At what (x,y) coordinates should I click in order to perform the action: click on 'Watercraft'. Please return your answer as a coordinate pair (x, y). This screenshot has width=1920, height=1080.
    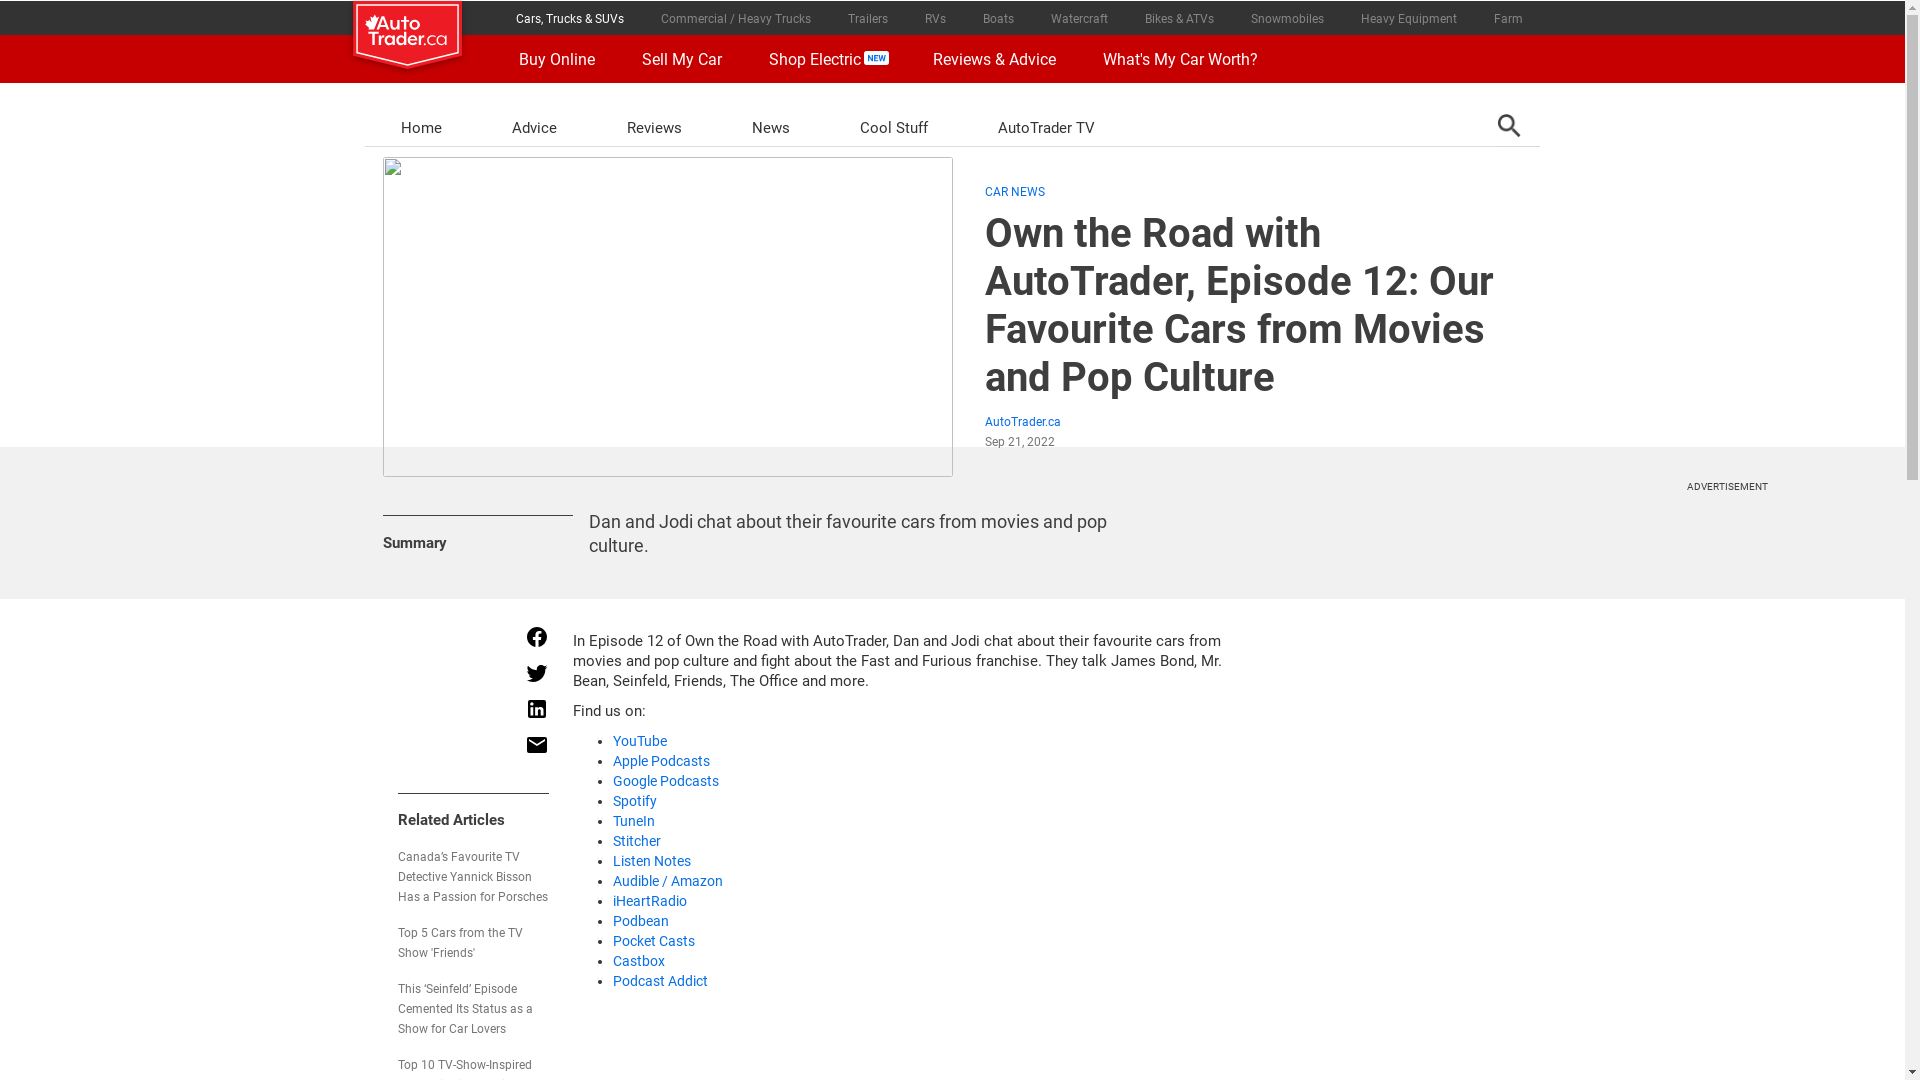
    Looking at the image, I should click on (1078, 18).